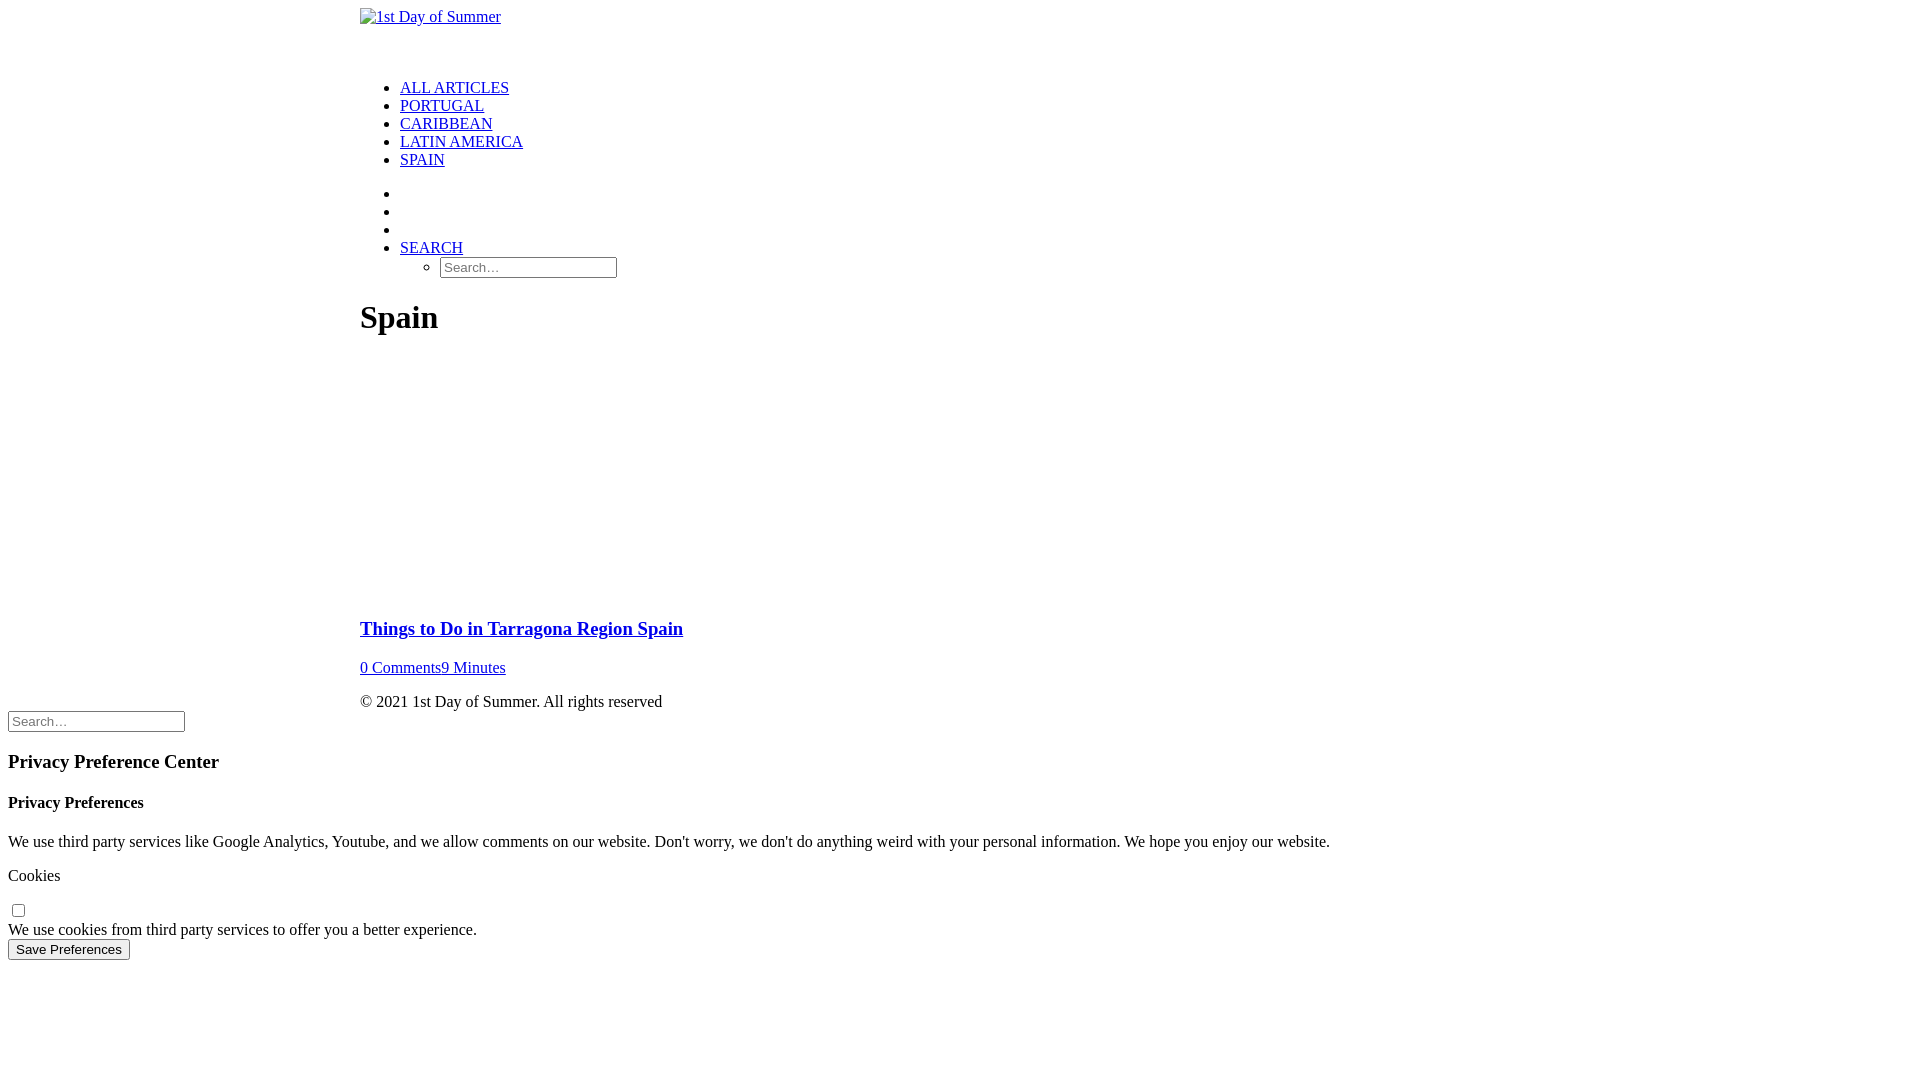 This screenshot has height=1080, width=1920. Describe the element at coordinates (8, 721) in the screenshot. I see `'Search for:'` at that location.